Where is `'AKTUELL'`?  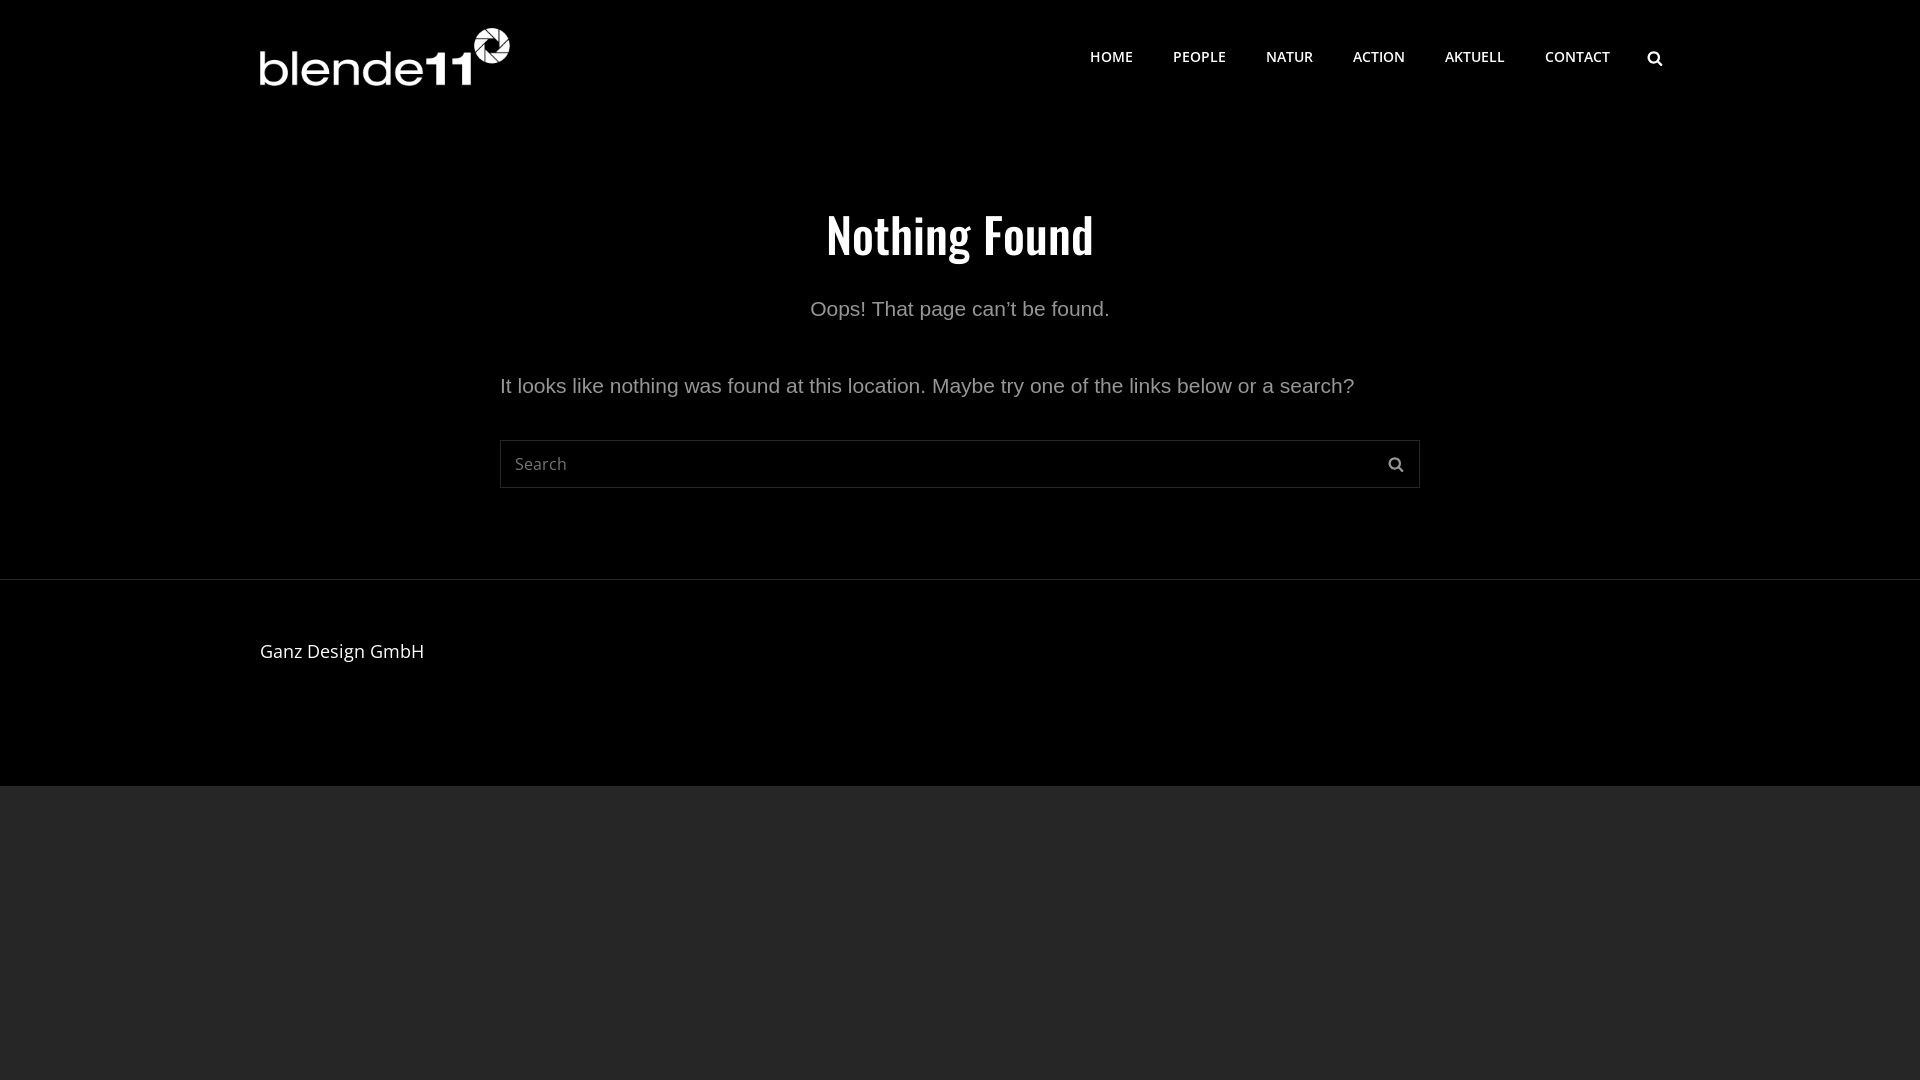
'AKTUELL' is located at coordinates (1424, 56).